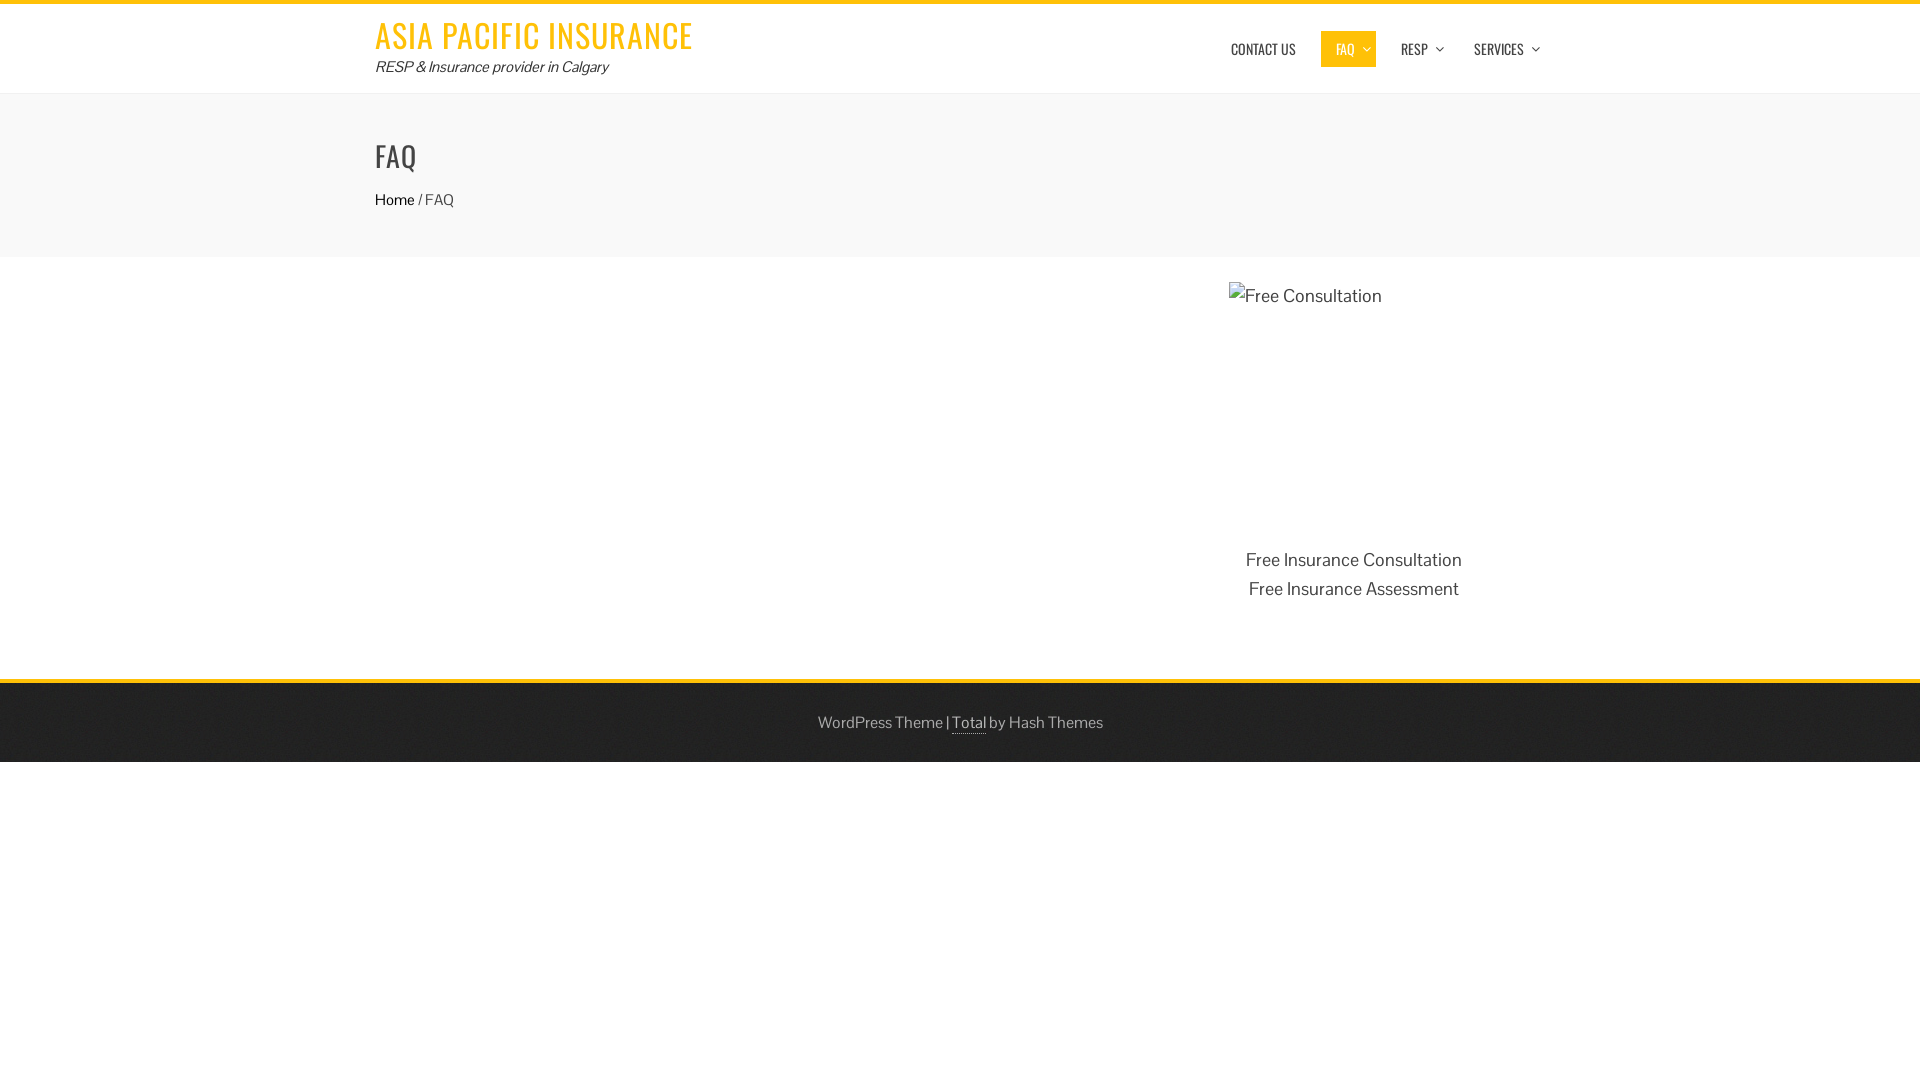  Describe the element at coordinates (1214, 48) in the screenshot. I see `'CONTACT US'` at that location.